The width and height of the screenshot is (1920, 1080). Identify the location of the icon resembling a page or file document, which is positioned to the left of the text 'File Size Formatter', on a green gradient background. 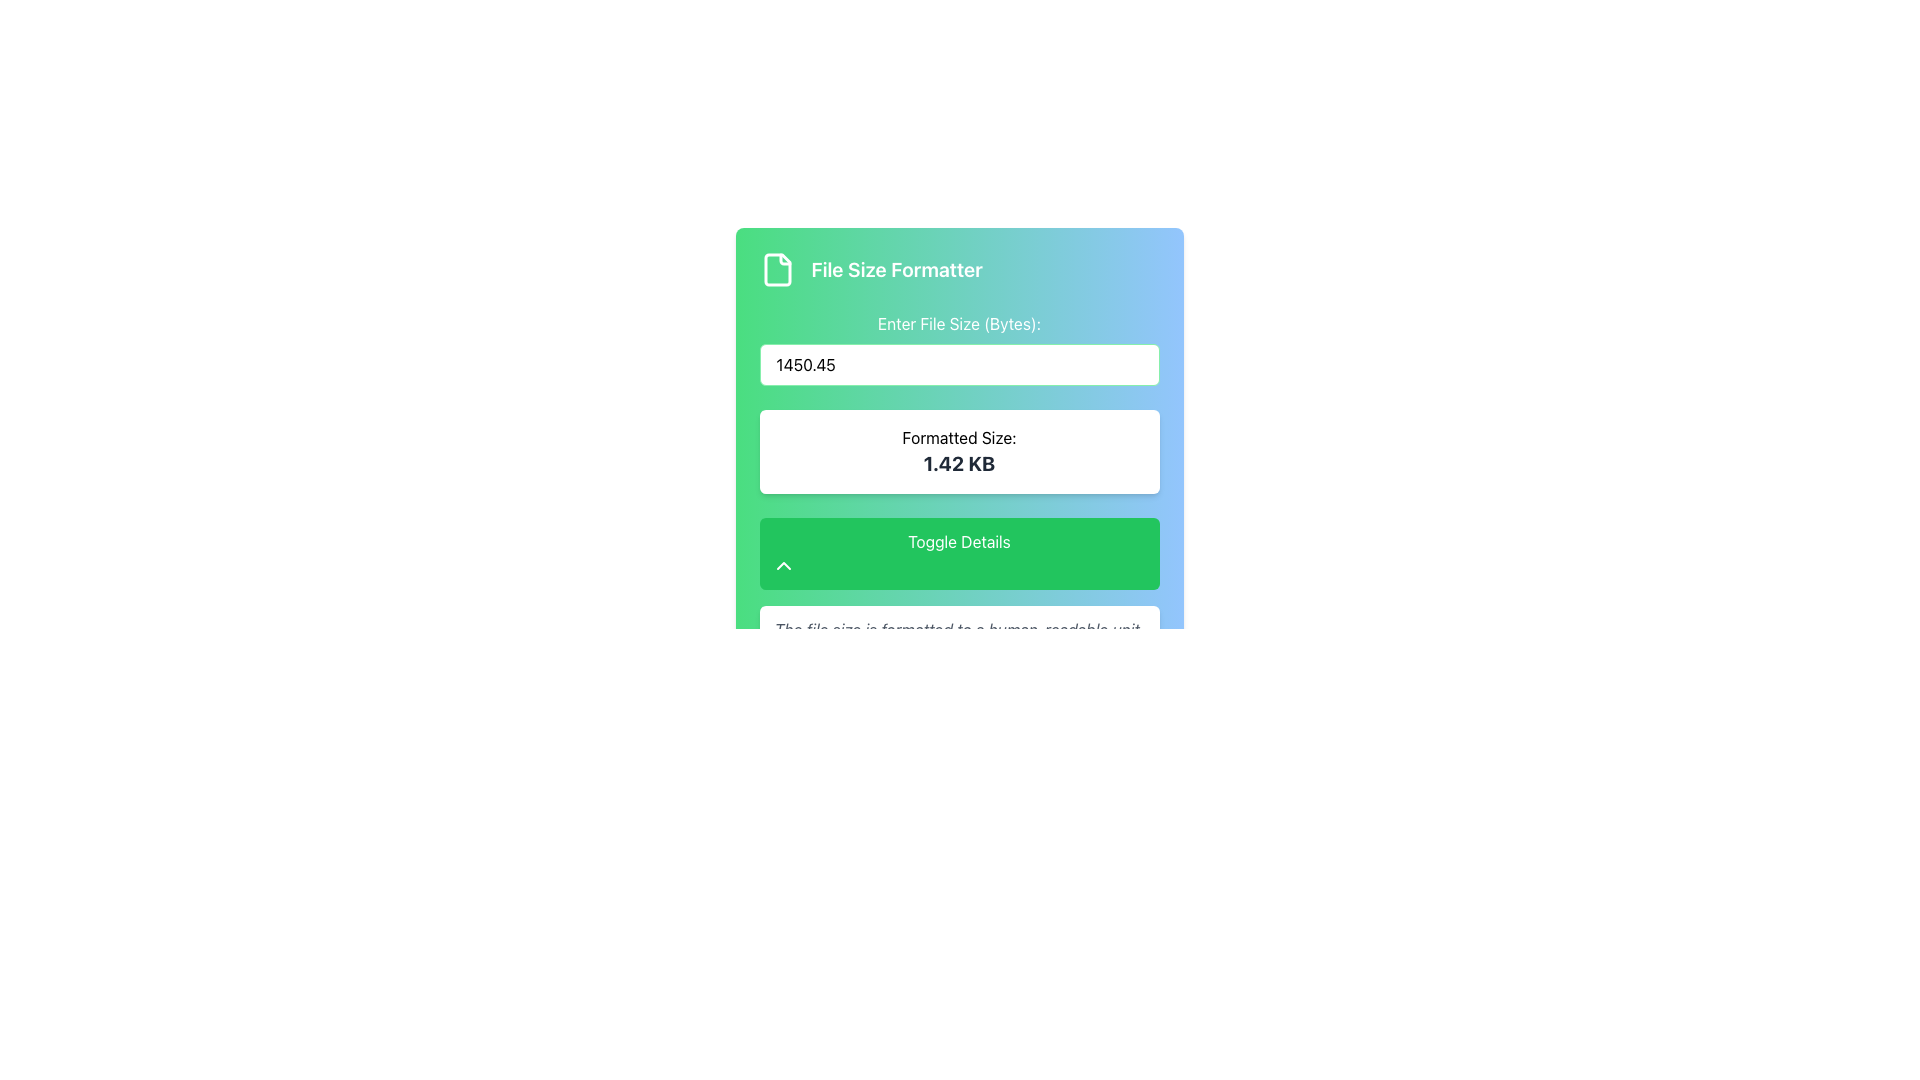
(776, 270).